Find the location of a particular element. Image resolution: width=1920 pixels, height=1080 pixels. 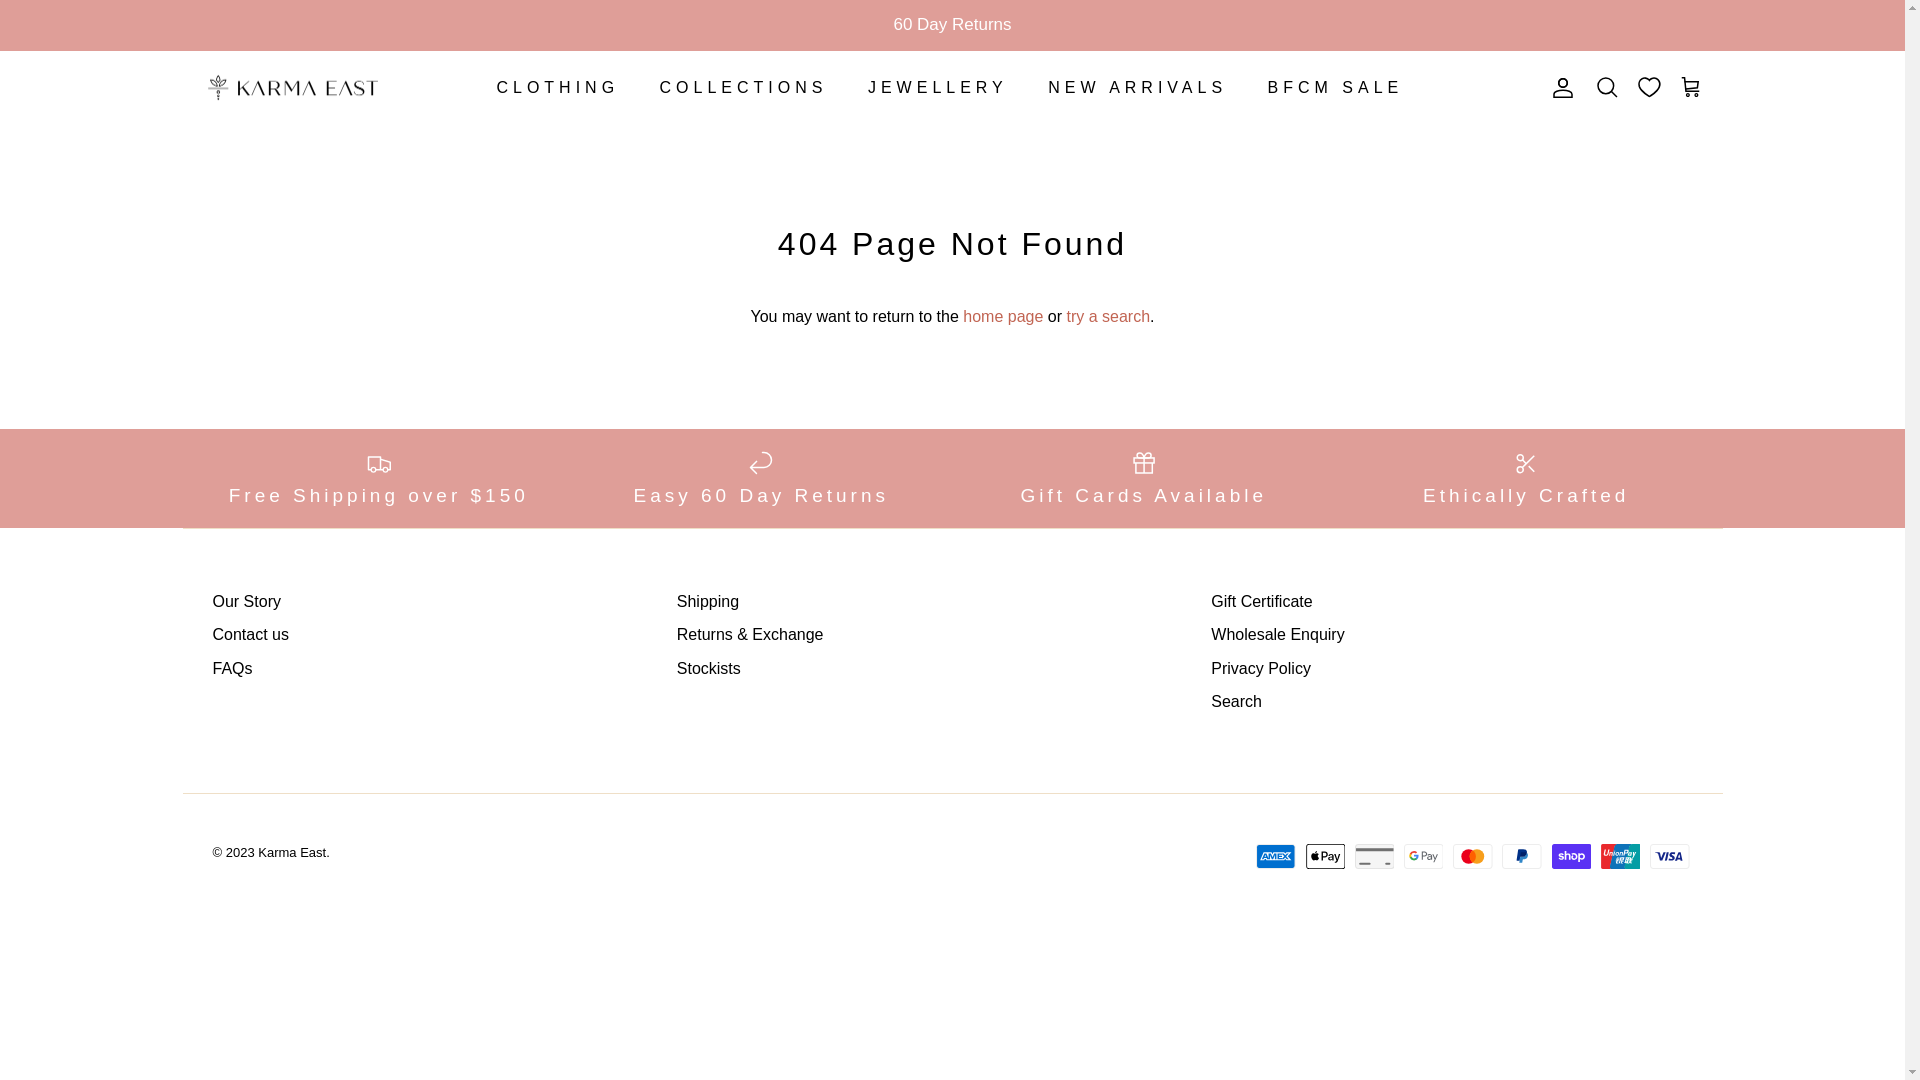

'COLLECTIONS' is located at coordinates (743, 87).